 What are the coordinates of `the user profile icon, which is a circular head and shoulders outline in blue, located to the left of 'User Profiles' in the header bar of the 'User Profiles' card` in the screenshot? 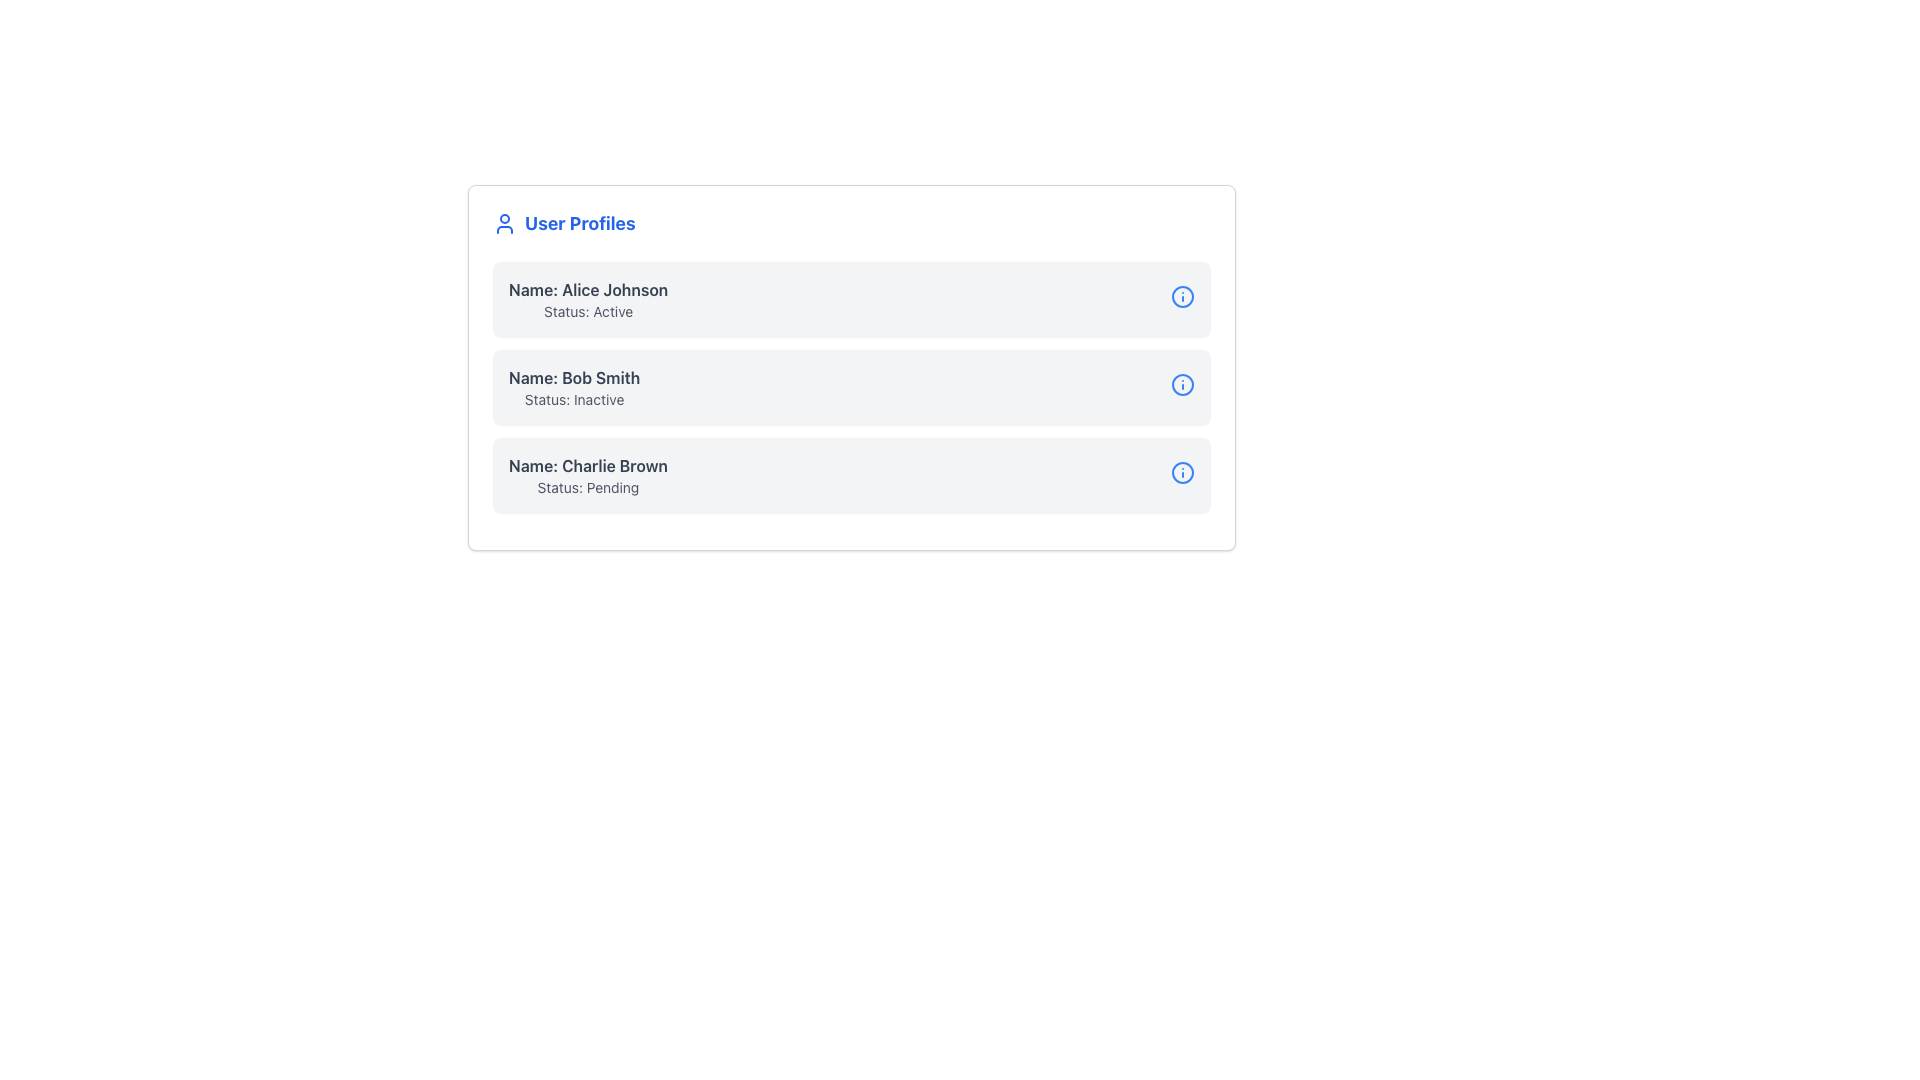 It's located at (504, 223).